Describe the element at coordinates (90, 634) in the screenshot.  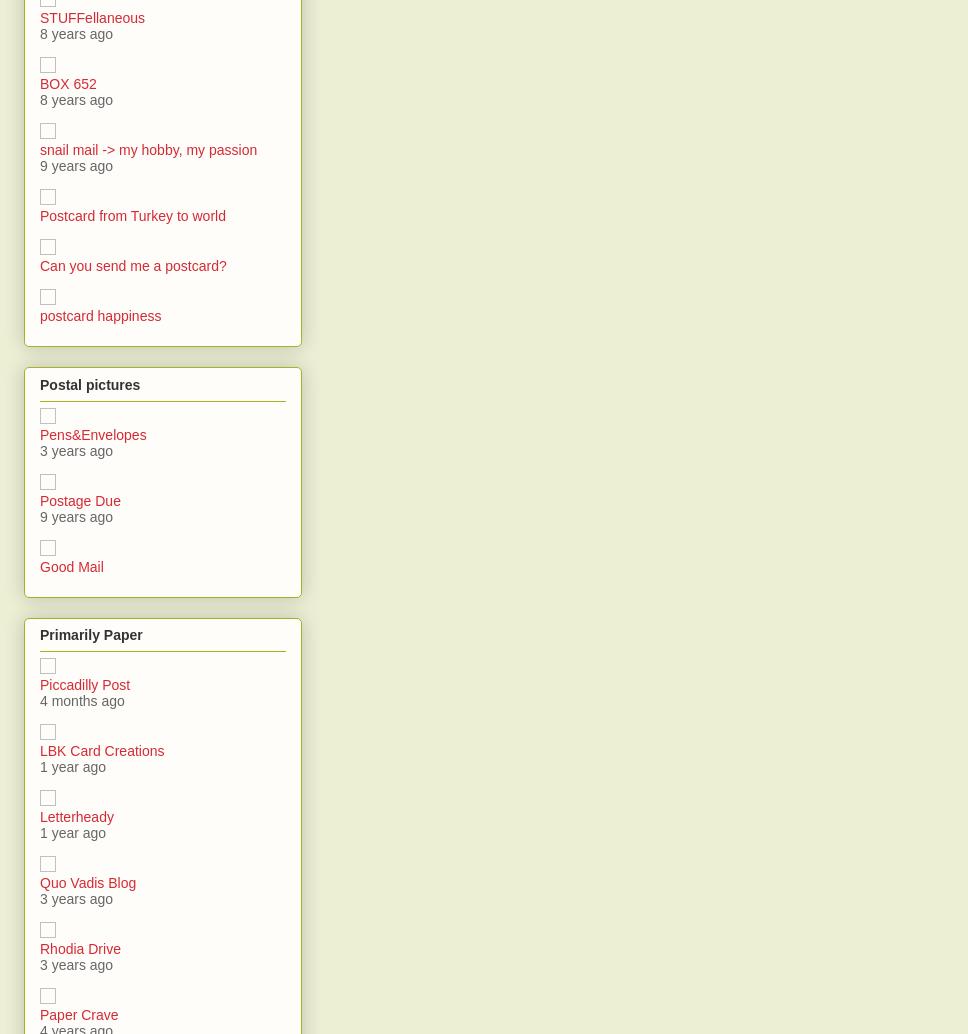
I see `'Primarily Paper'` at that location.